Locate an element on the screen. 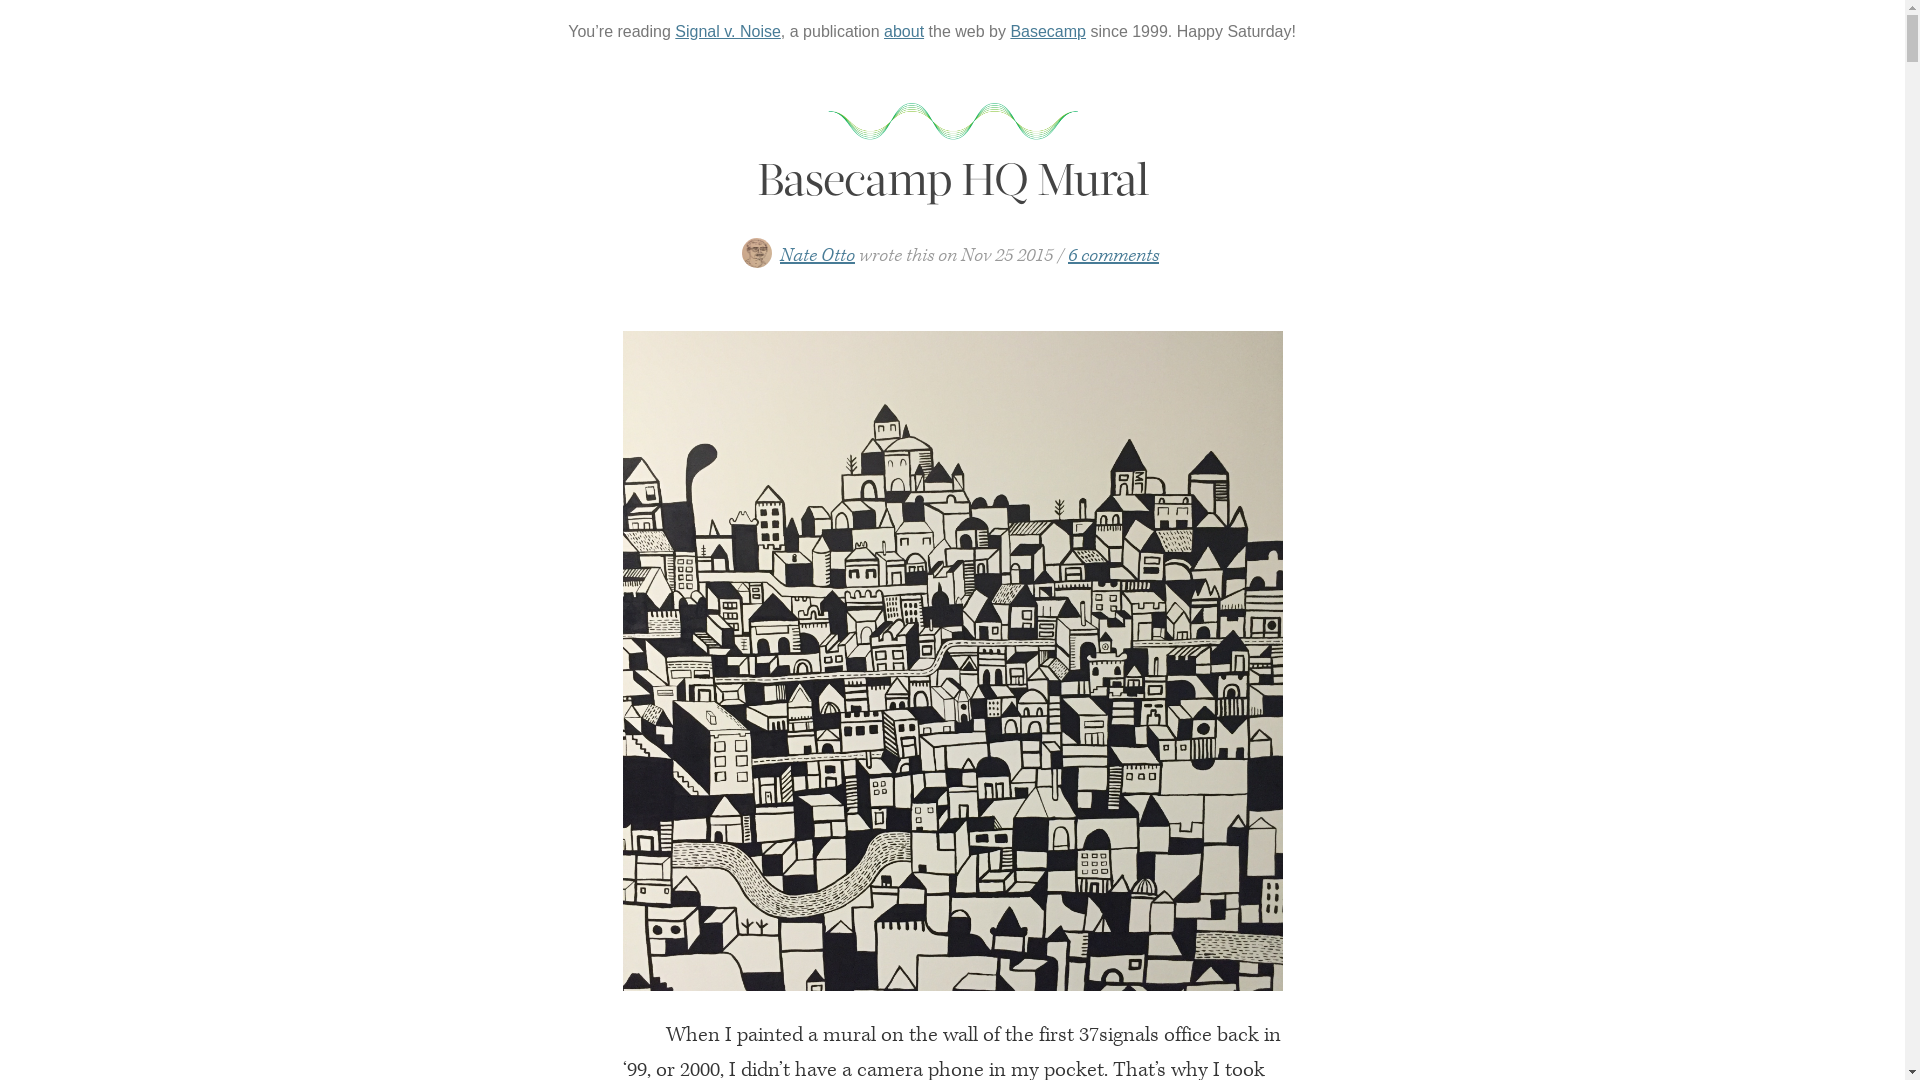 This screenshot has height=1080, width=1920. 'about' is located at coordinates (902, 31).